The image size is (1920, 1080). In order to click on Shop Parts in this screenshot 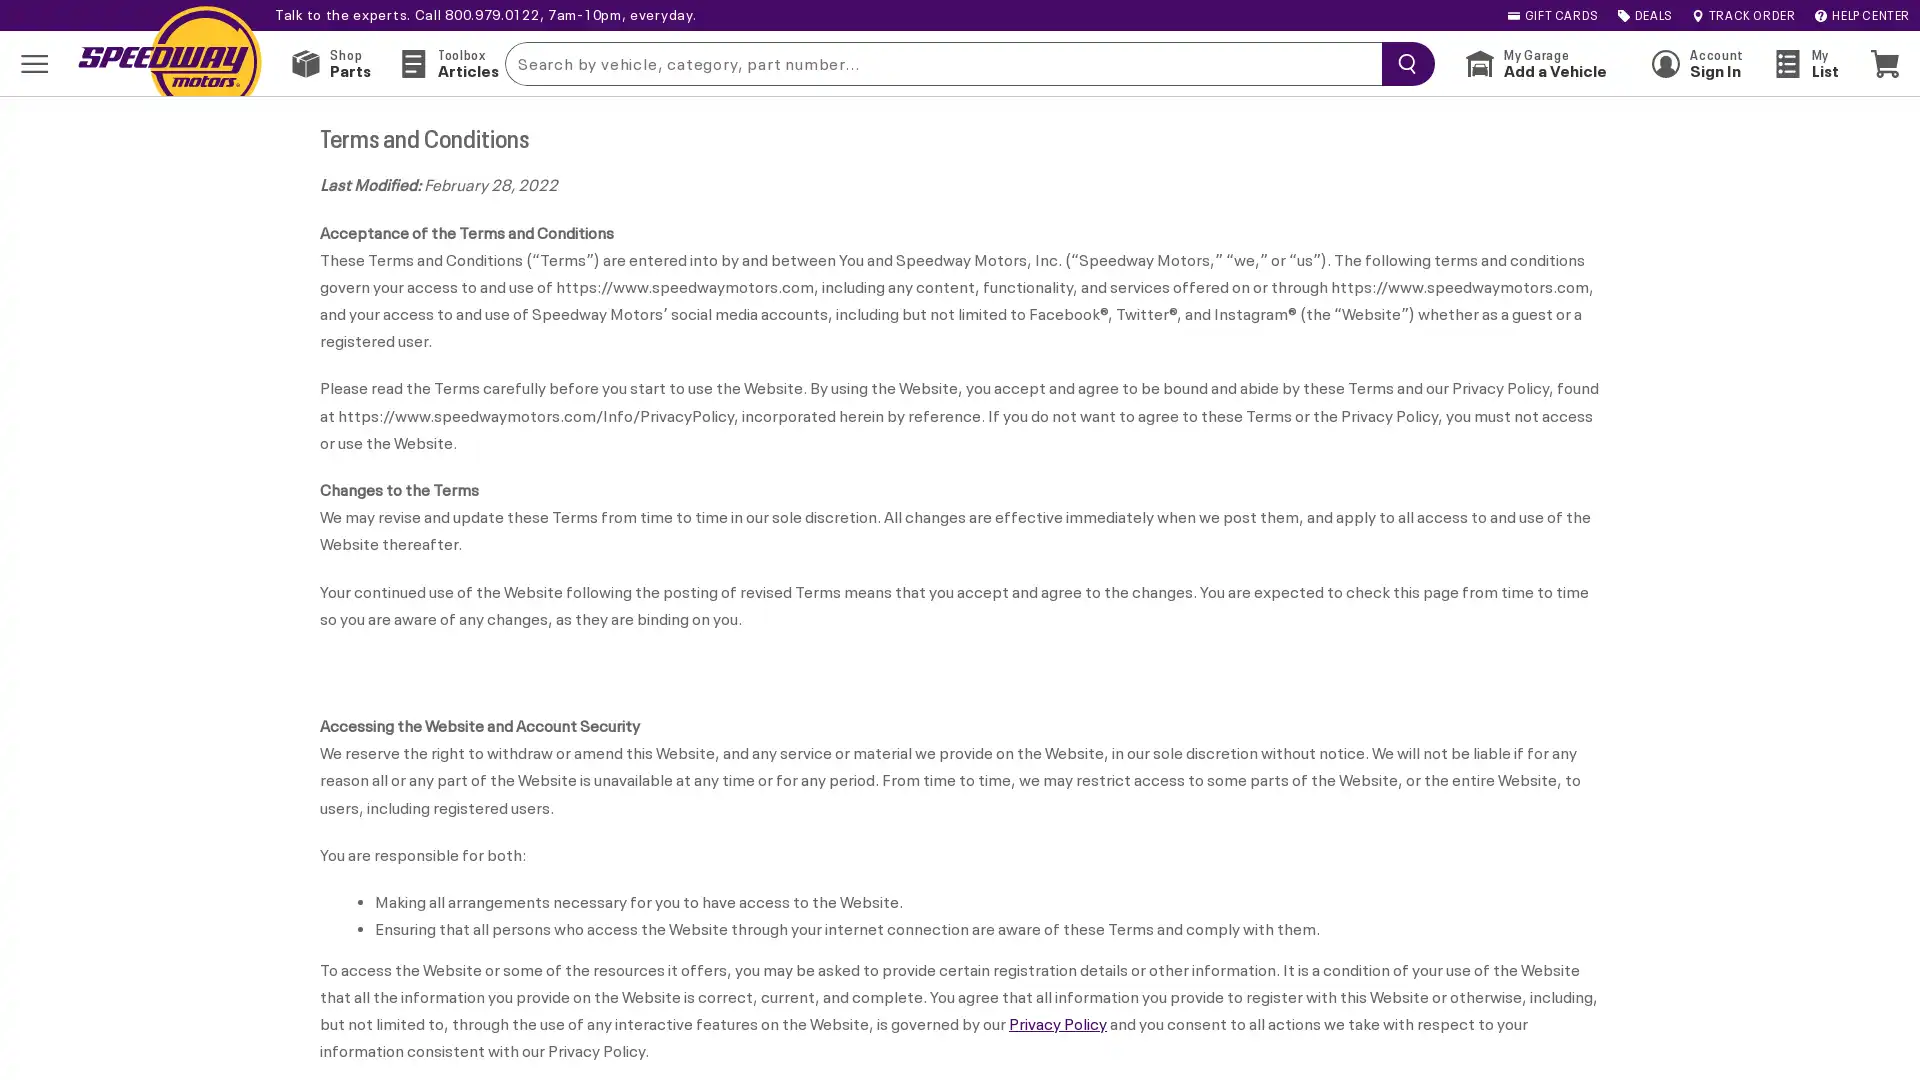, I will do `click(331, 62)`.